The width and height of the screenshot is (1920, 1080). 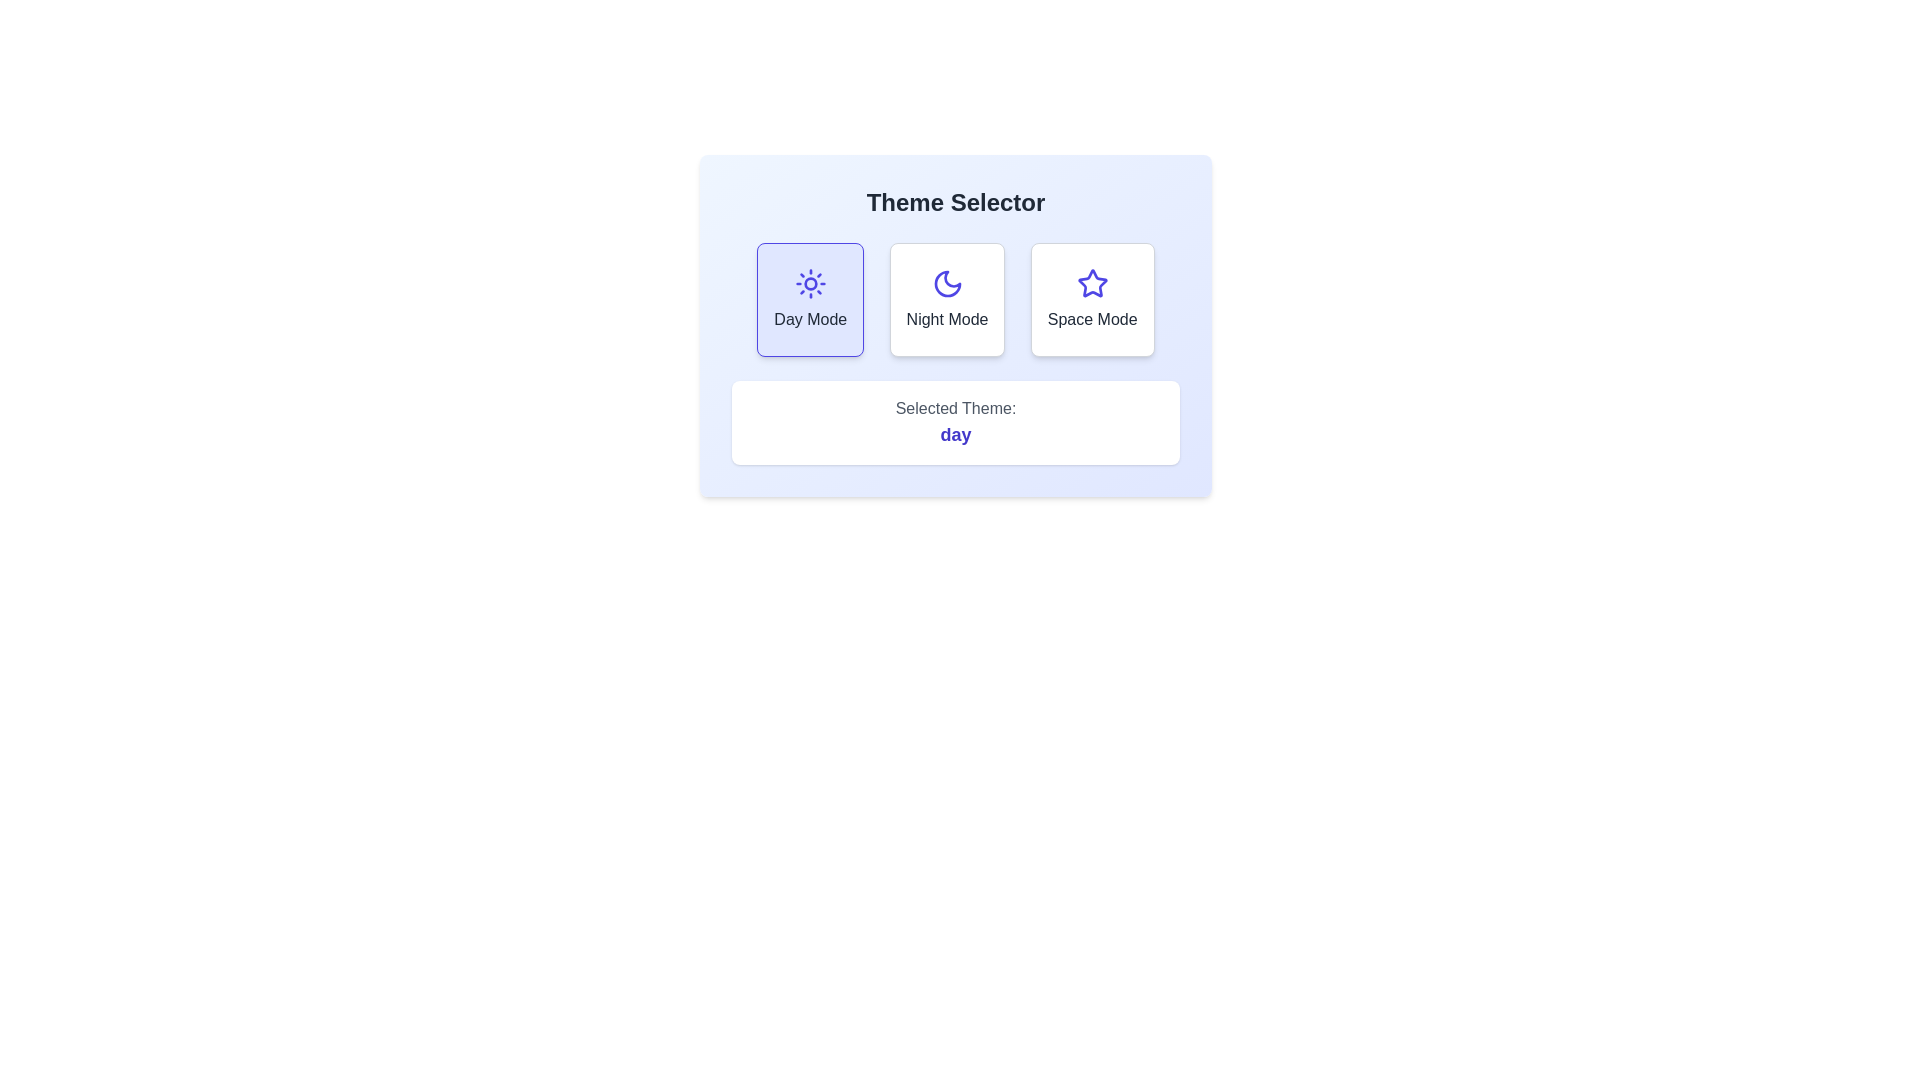 I want to click on the 'Day Mode' button, which is the first button in the 'Theme Selector' panel, so click(x=810, y=300).